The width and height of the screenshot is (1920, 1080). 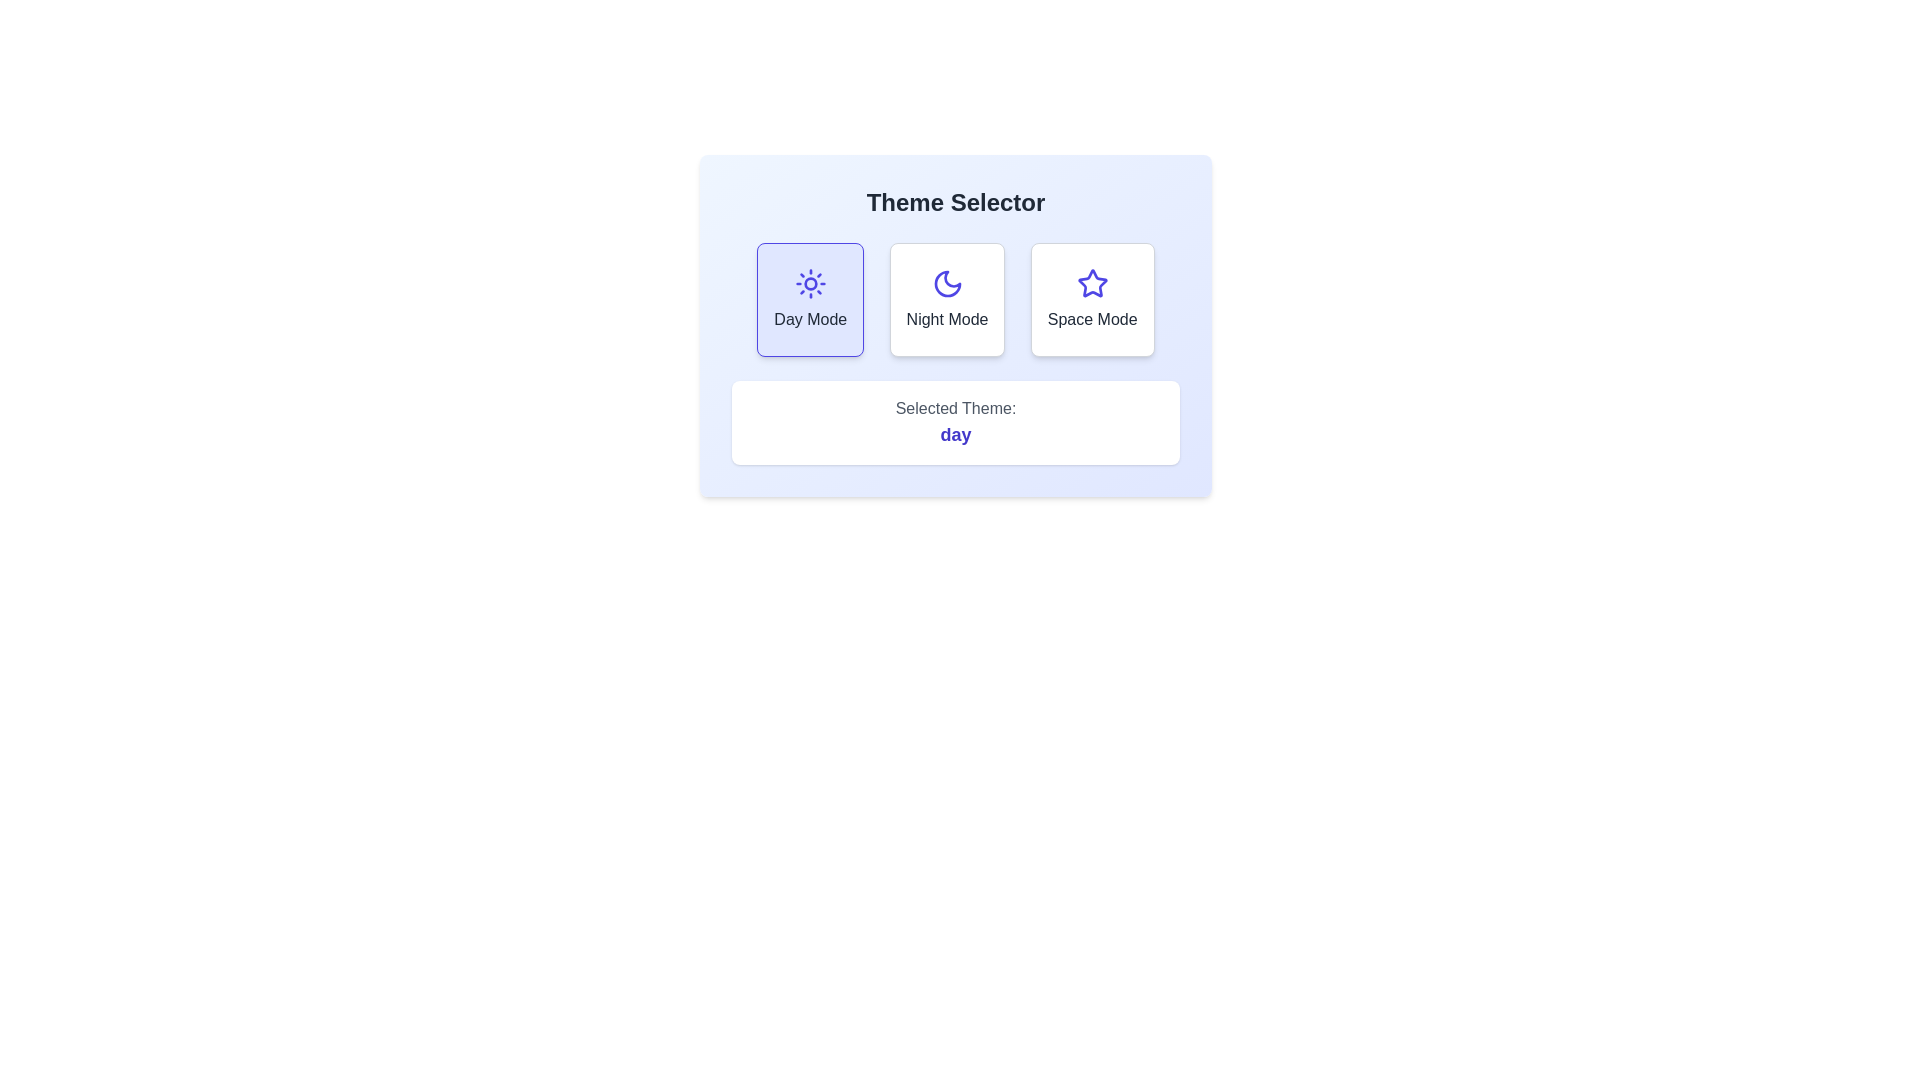 I want to click on the 'Day Mode' button, which is the first button in the 'Theme Selector' panel, so click(x=810, y=300).